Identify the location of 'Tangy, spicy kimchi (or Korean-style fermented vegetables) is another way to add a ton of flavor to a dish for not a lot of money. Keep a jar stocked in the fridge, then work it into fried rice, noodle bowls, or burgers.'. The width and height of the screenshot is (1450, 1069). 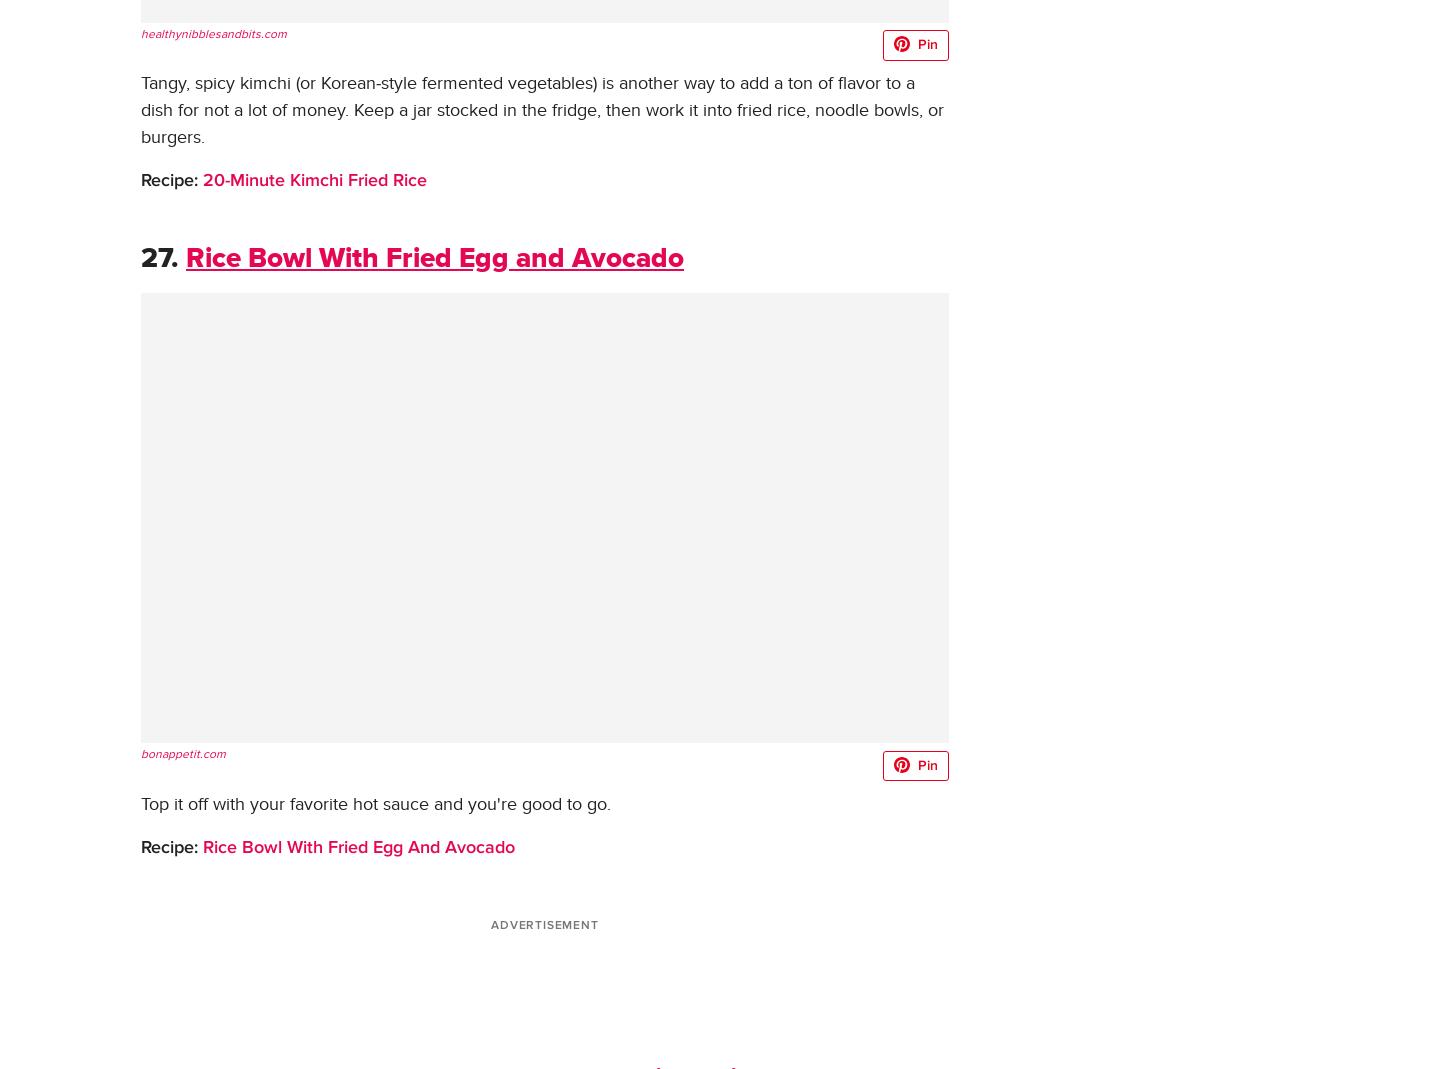
(542, 110).